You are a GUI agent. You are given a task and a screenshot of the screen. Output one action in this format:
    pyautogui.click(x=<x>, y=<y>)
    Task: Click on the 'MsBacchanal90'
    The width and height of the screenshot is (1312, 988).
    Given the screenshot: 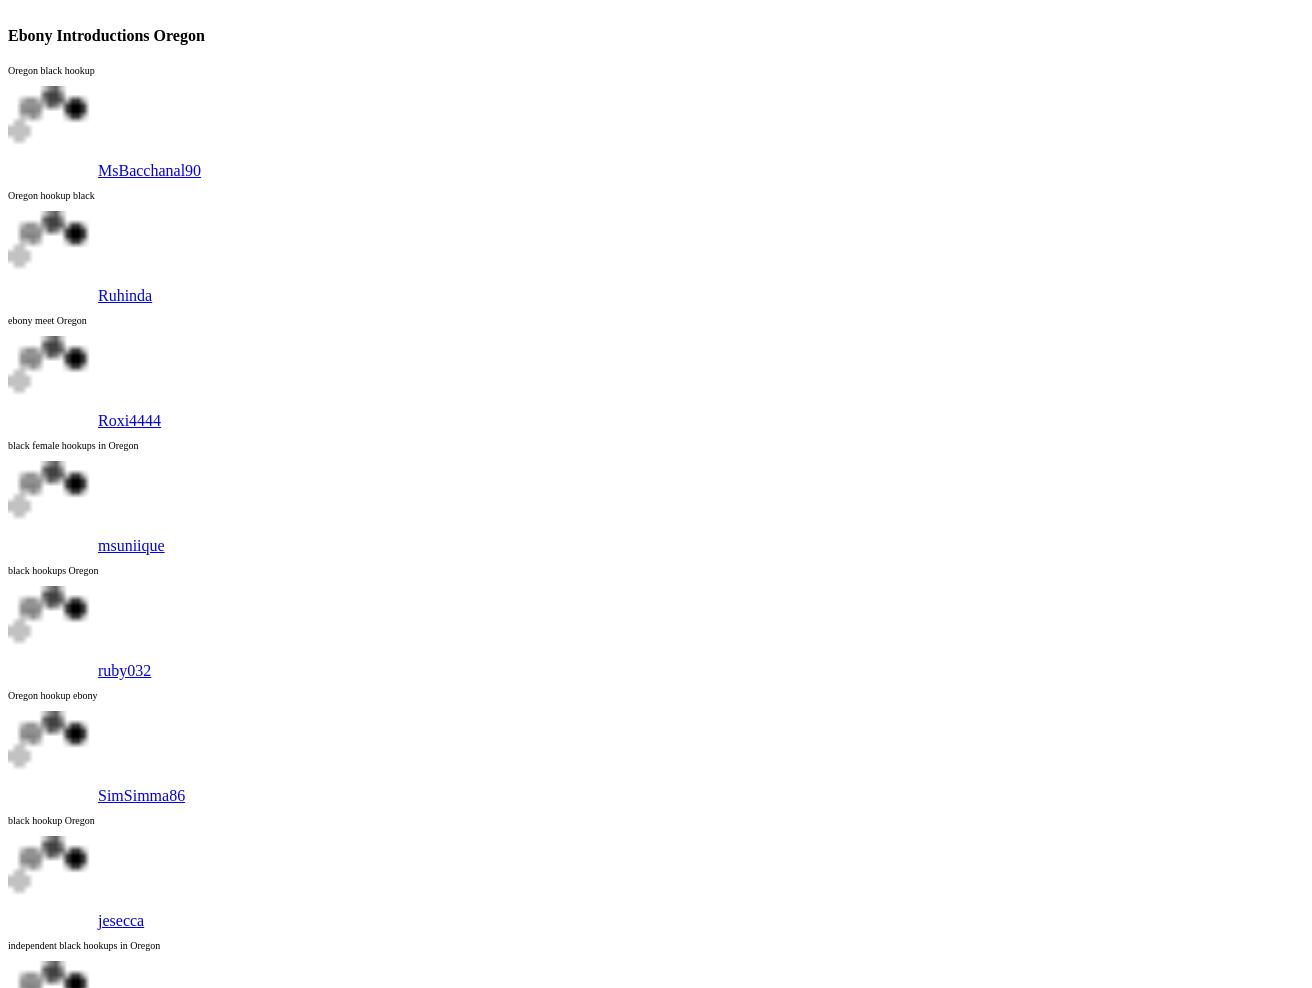 What is the action you would take?
    pyautogui.click(x=98, y=169)
    